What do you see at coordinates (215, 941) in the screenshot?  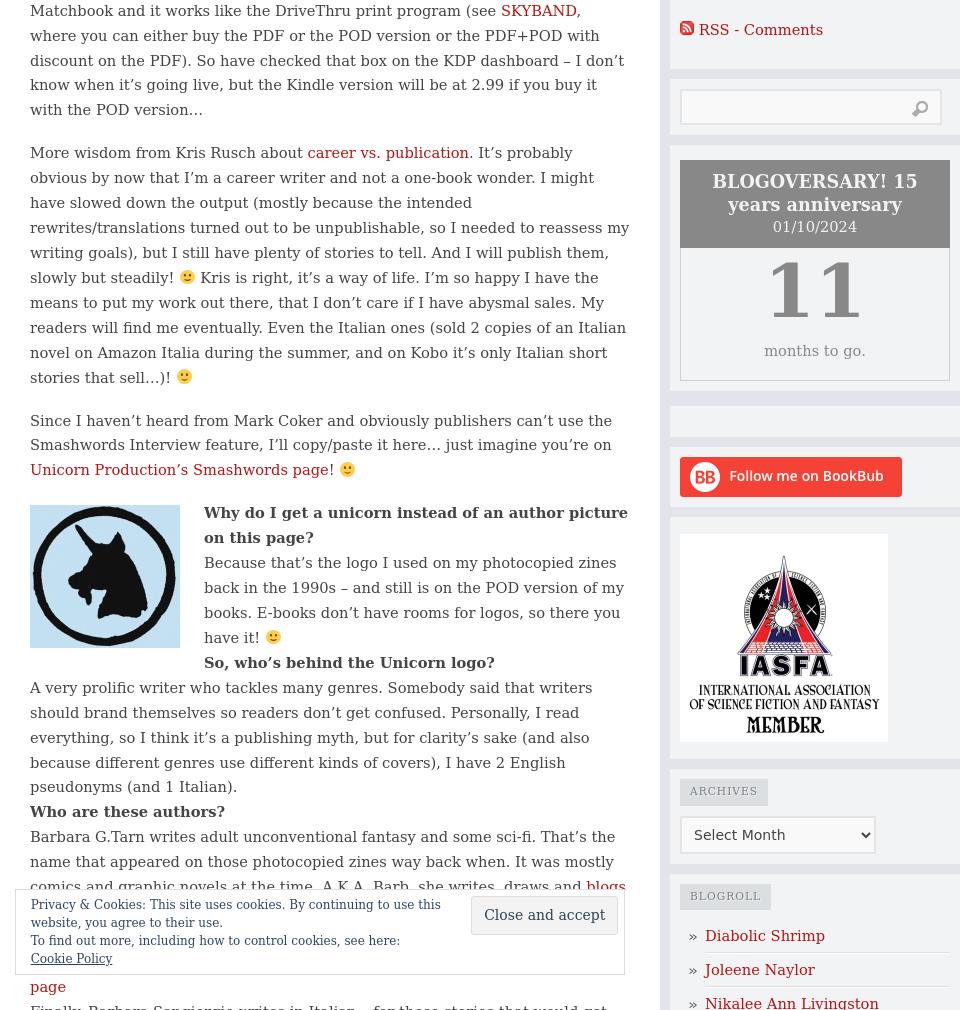 I see `'To find out more, including how to control cookies, see here:'` at bounding box center [215, 941].